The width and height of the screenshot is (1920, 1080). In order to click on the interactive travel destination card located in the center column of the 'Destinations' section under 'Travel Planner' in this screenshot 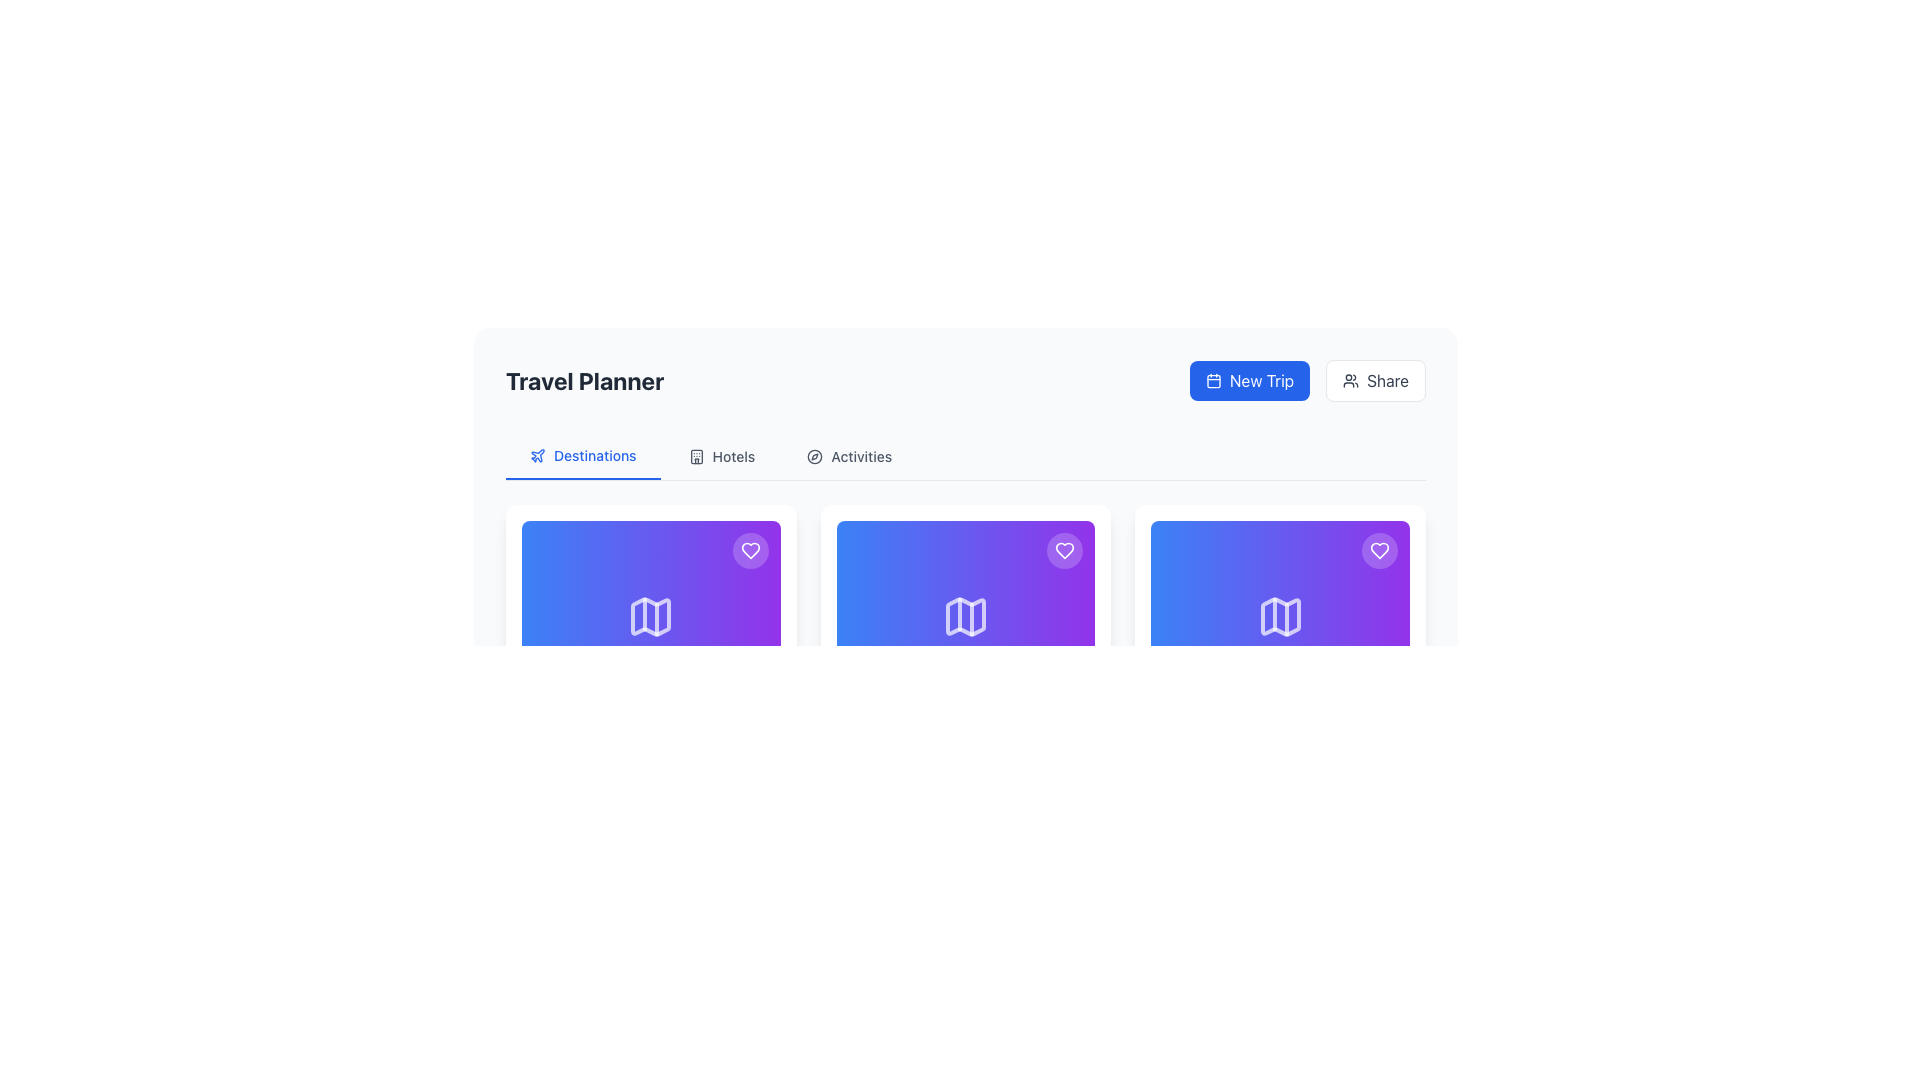, I will do `click(965, 668)`.